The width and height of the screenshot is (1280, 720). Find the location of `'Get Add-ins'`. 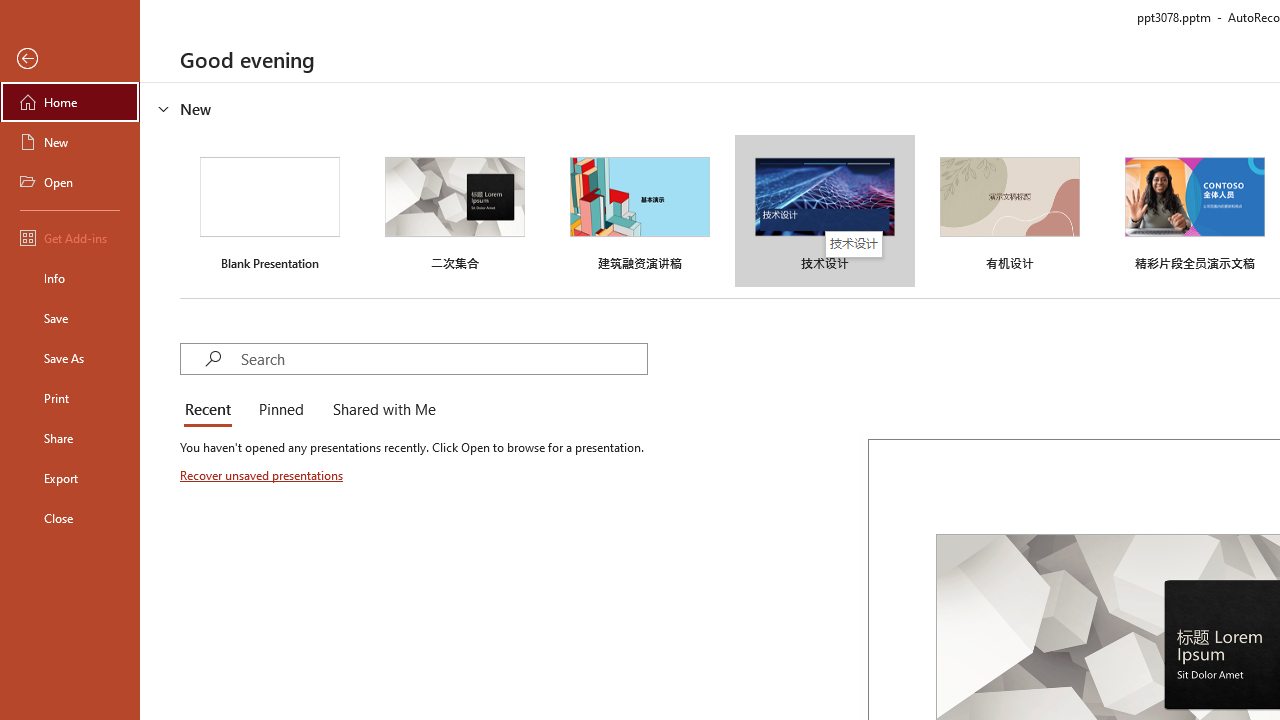

'Get Add-ins' is located at coordinates (69, 236).